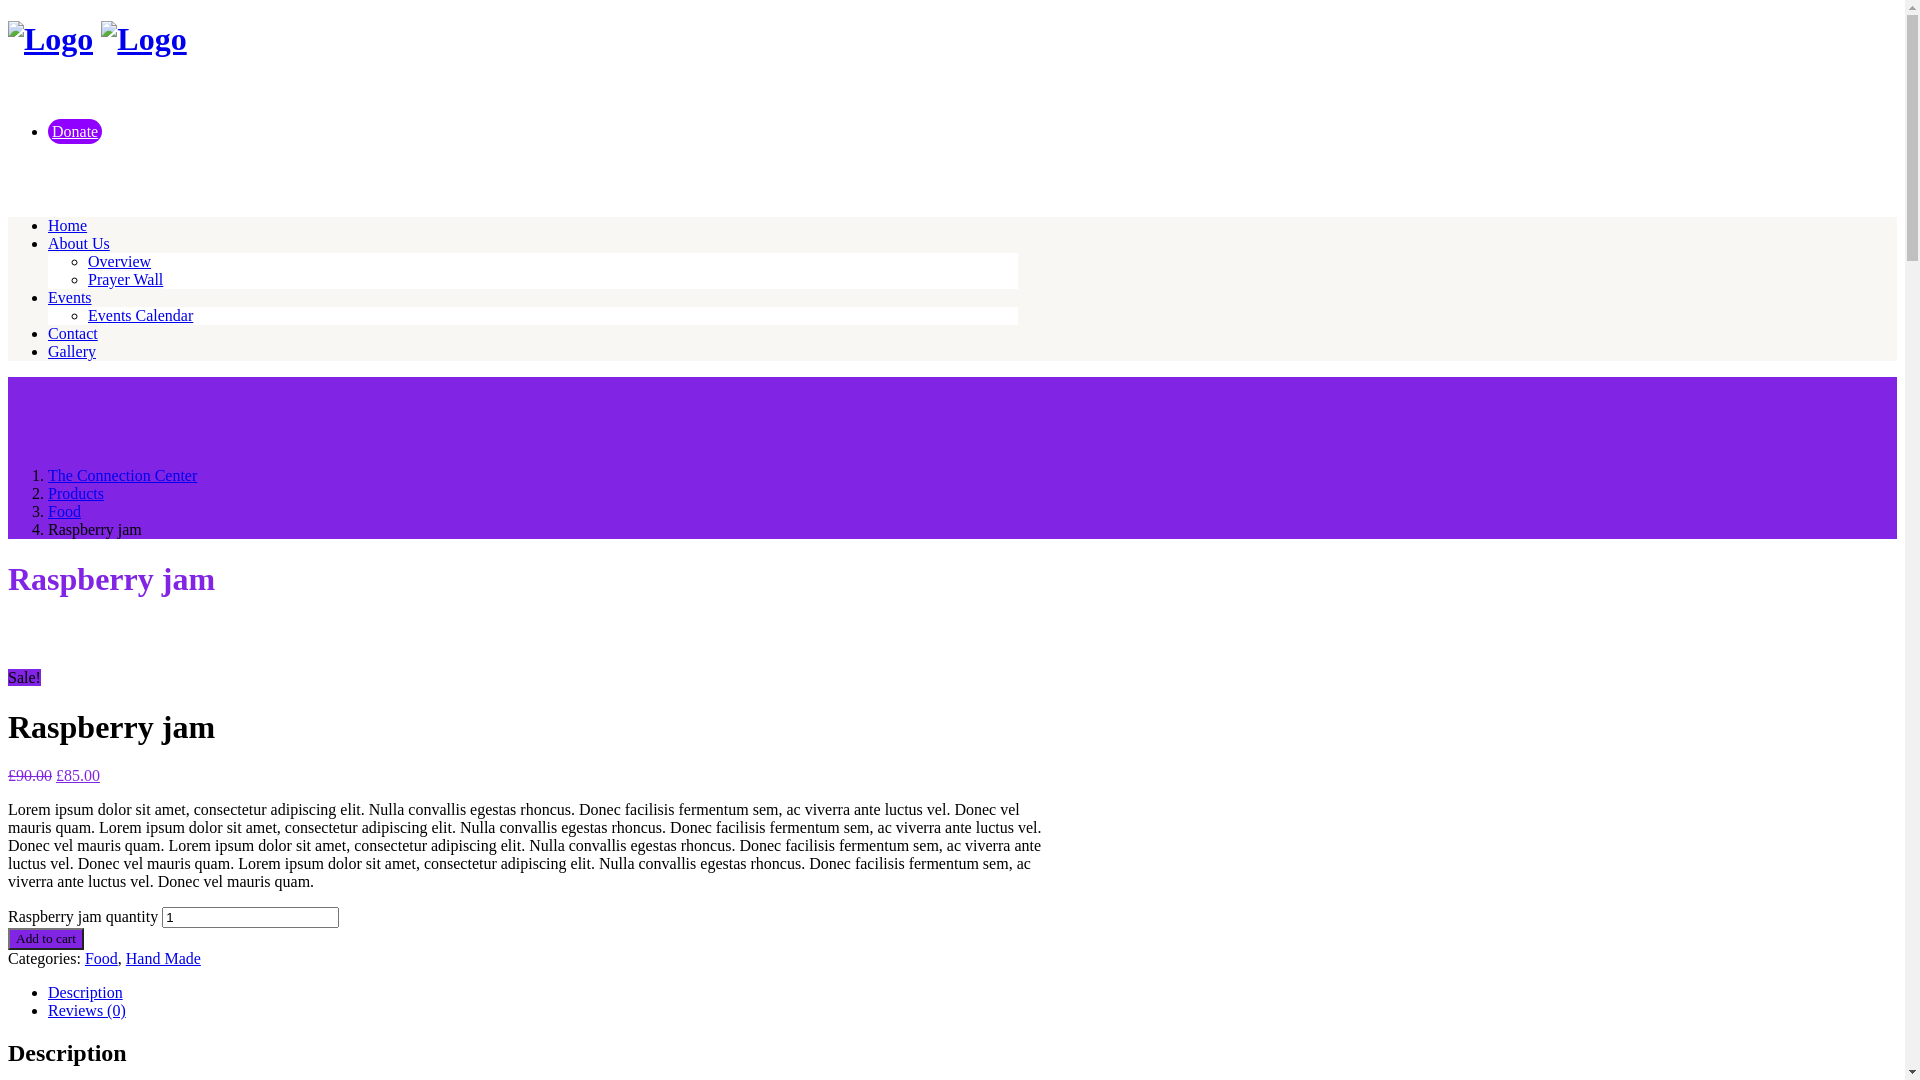 The image size is (1920, 1080). What do you see at coordinates (118, 261) in the screenshot?
I see `'Overview'` at bounding box center [118, 261].